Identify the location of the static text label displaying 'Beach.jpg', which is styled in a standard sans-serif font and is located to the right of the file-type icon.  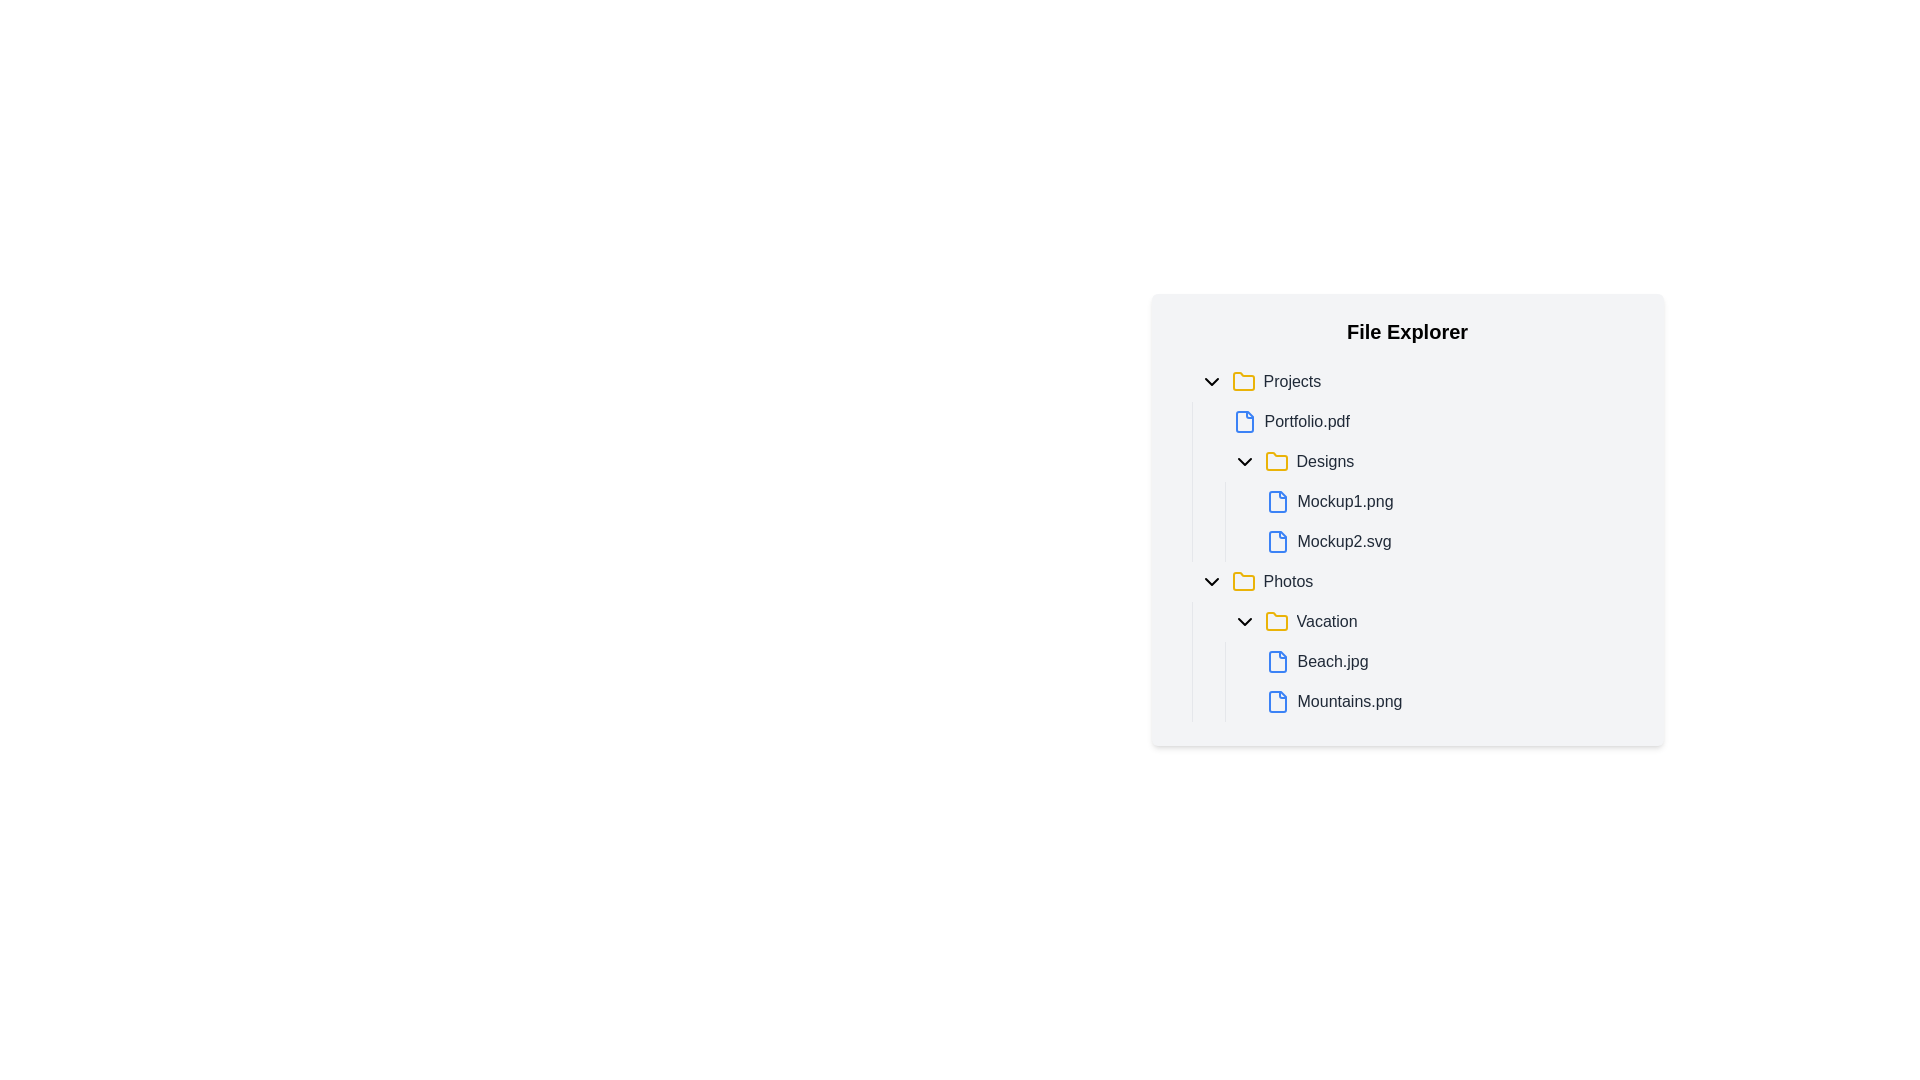
(1333, 662).